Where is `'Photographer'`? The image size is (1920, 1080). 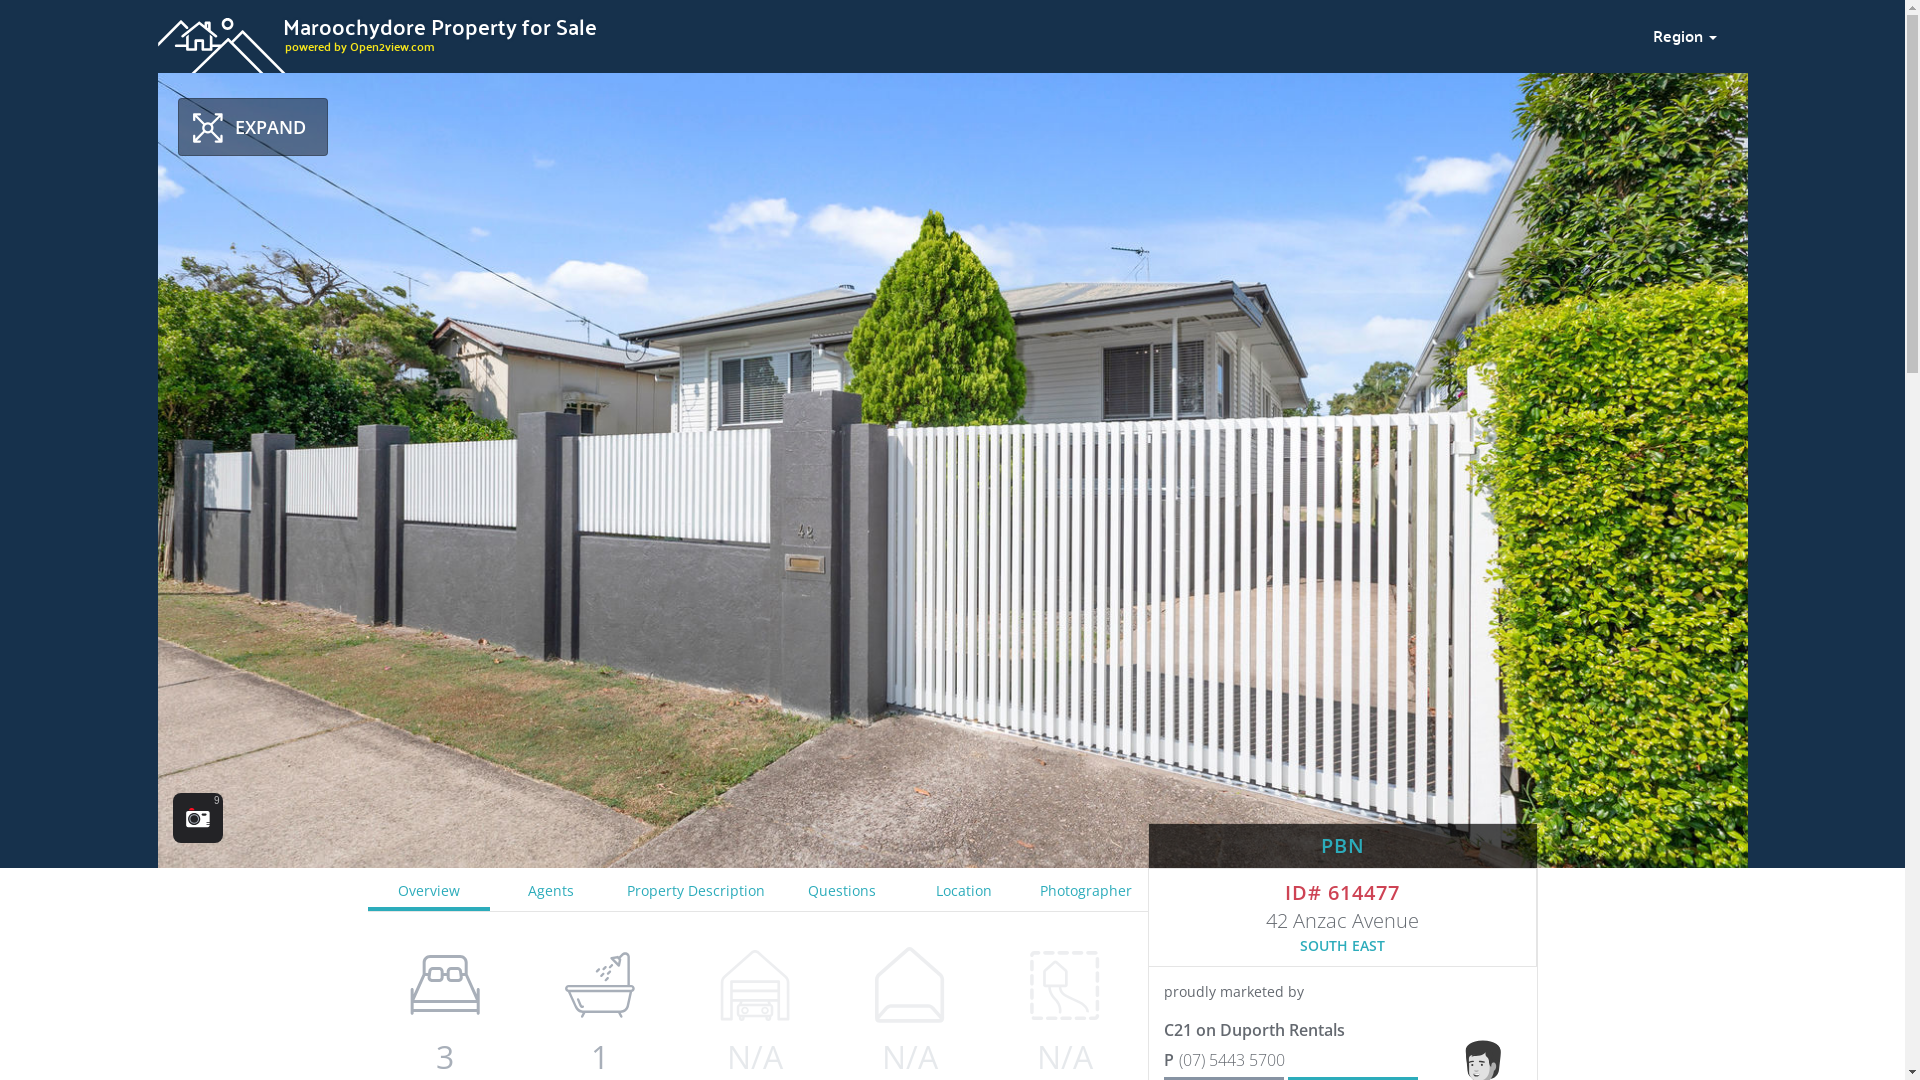
'Photographer' is located at coordinates (1084, 888).